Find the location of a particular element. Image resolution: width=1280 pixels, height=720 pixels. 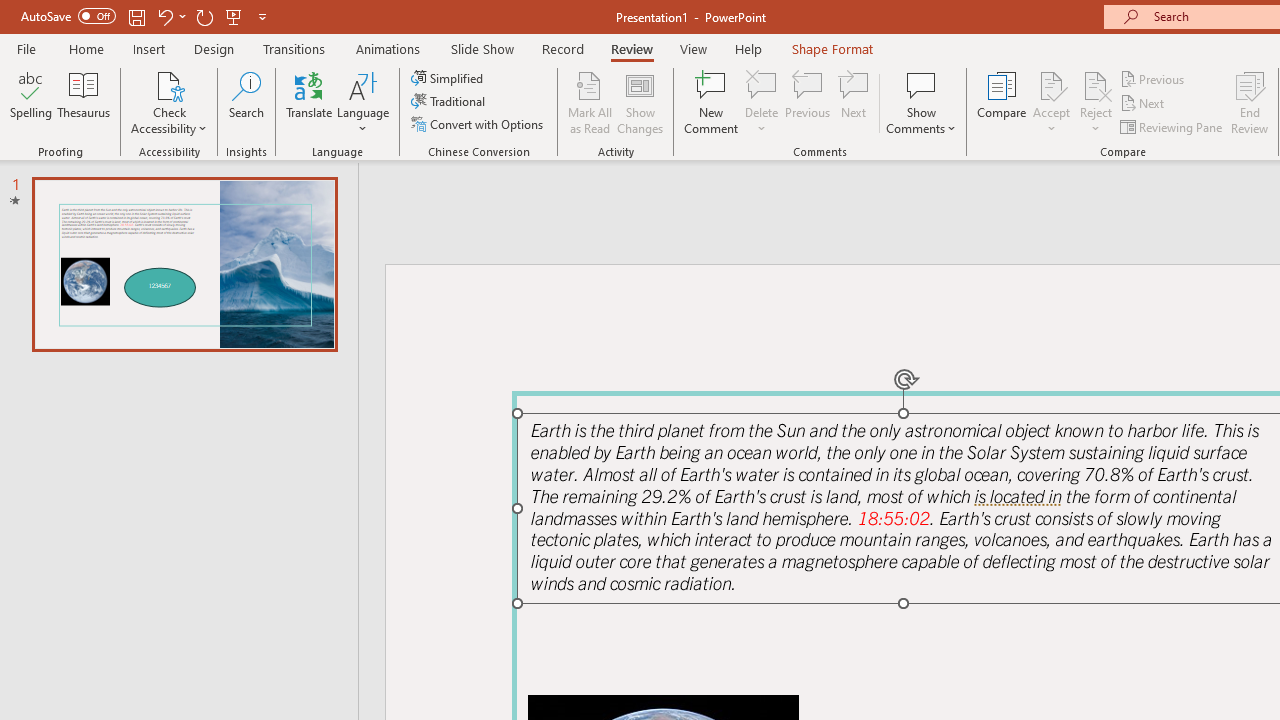

'Language' is located at coordinates (363, 103).